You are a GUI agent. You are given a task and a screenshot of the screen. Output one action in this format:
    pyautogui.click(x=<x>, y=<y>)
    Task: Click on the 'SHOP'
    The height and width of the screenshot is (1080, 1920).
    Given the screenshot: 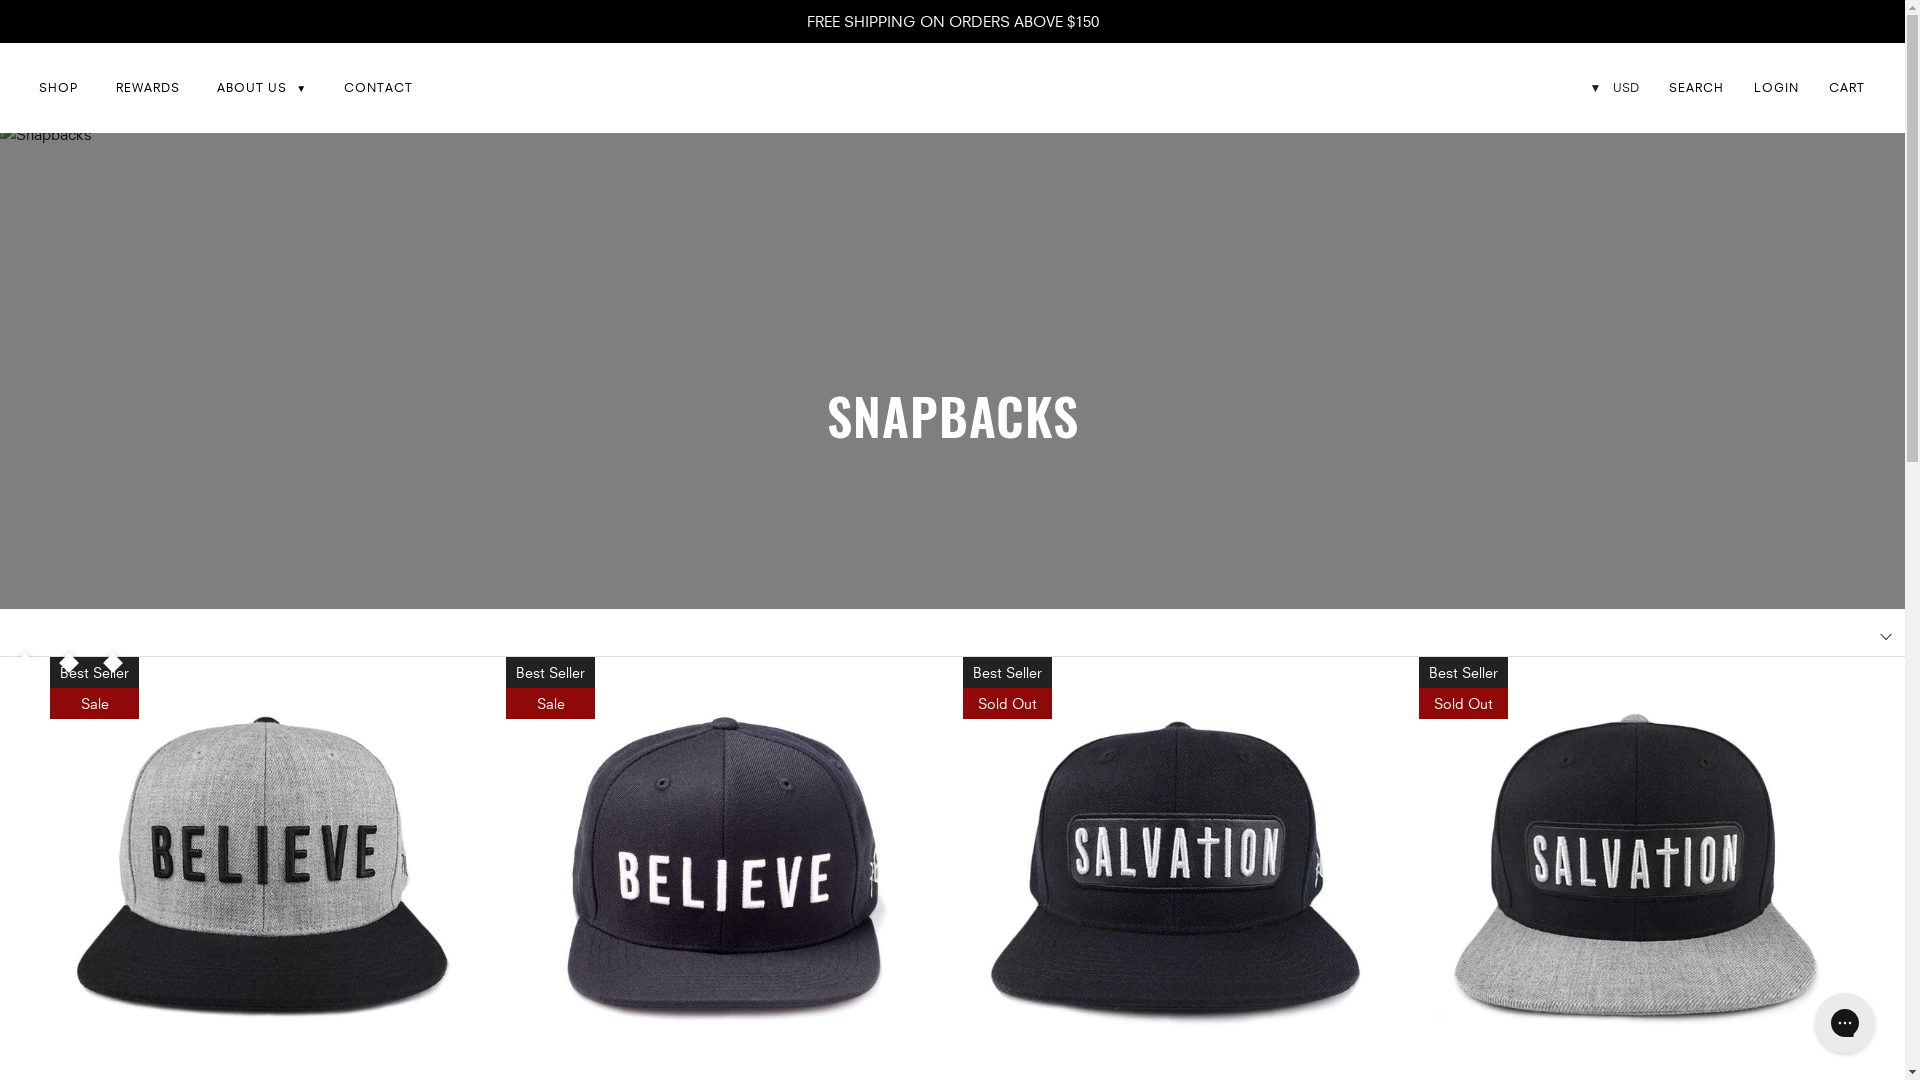 What is the action you would take?
    pyautogui.click(x=58, y=87)
    